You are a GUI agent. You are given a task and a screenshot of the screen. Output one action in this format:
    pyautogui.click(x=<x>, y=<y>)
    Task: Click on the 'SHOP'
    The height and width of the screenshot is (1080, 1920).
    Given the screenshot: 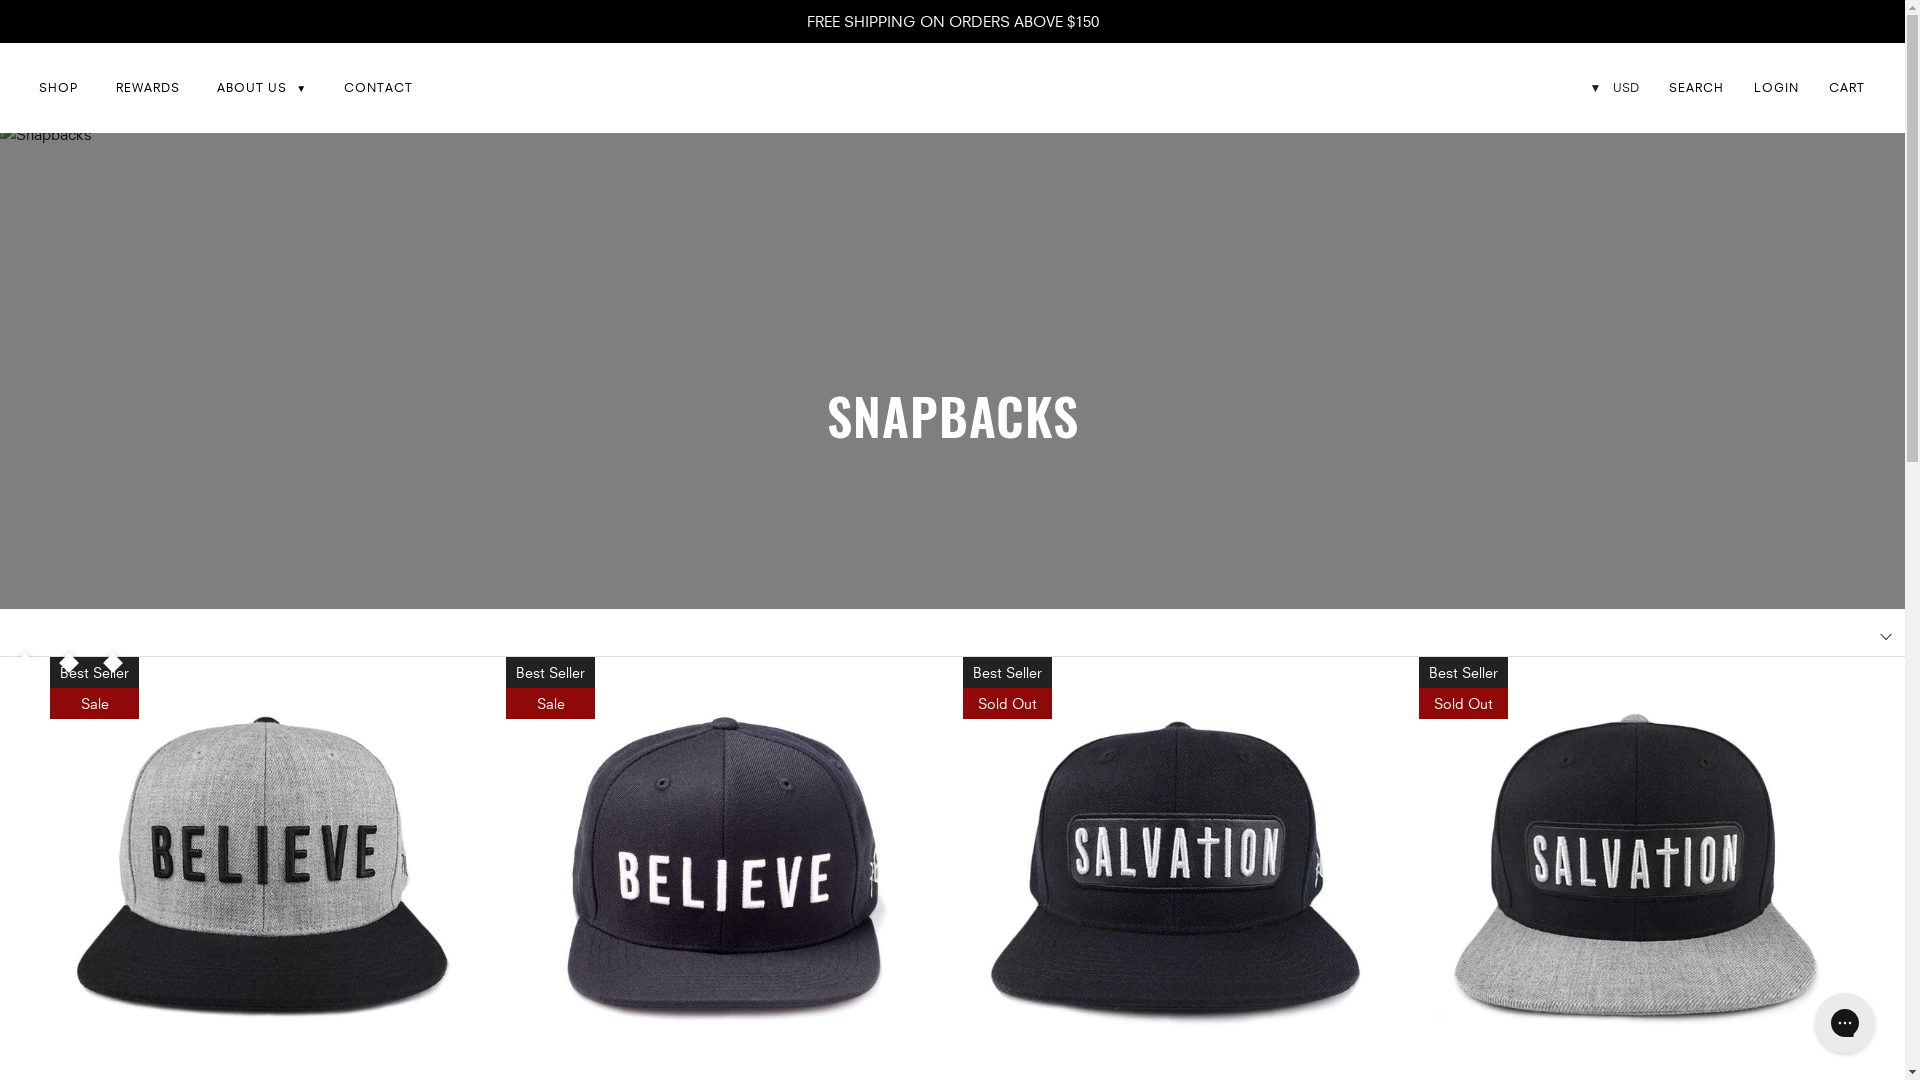 What is the action you would take?
    pyautogui.click(x=58, y=87)
    